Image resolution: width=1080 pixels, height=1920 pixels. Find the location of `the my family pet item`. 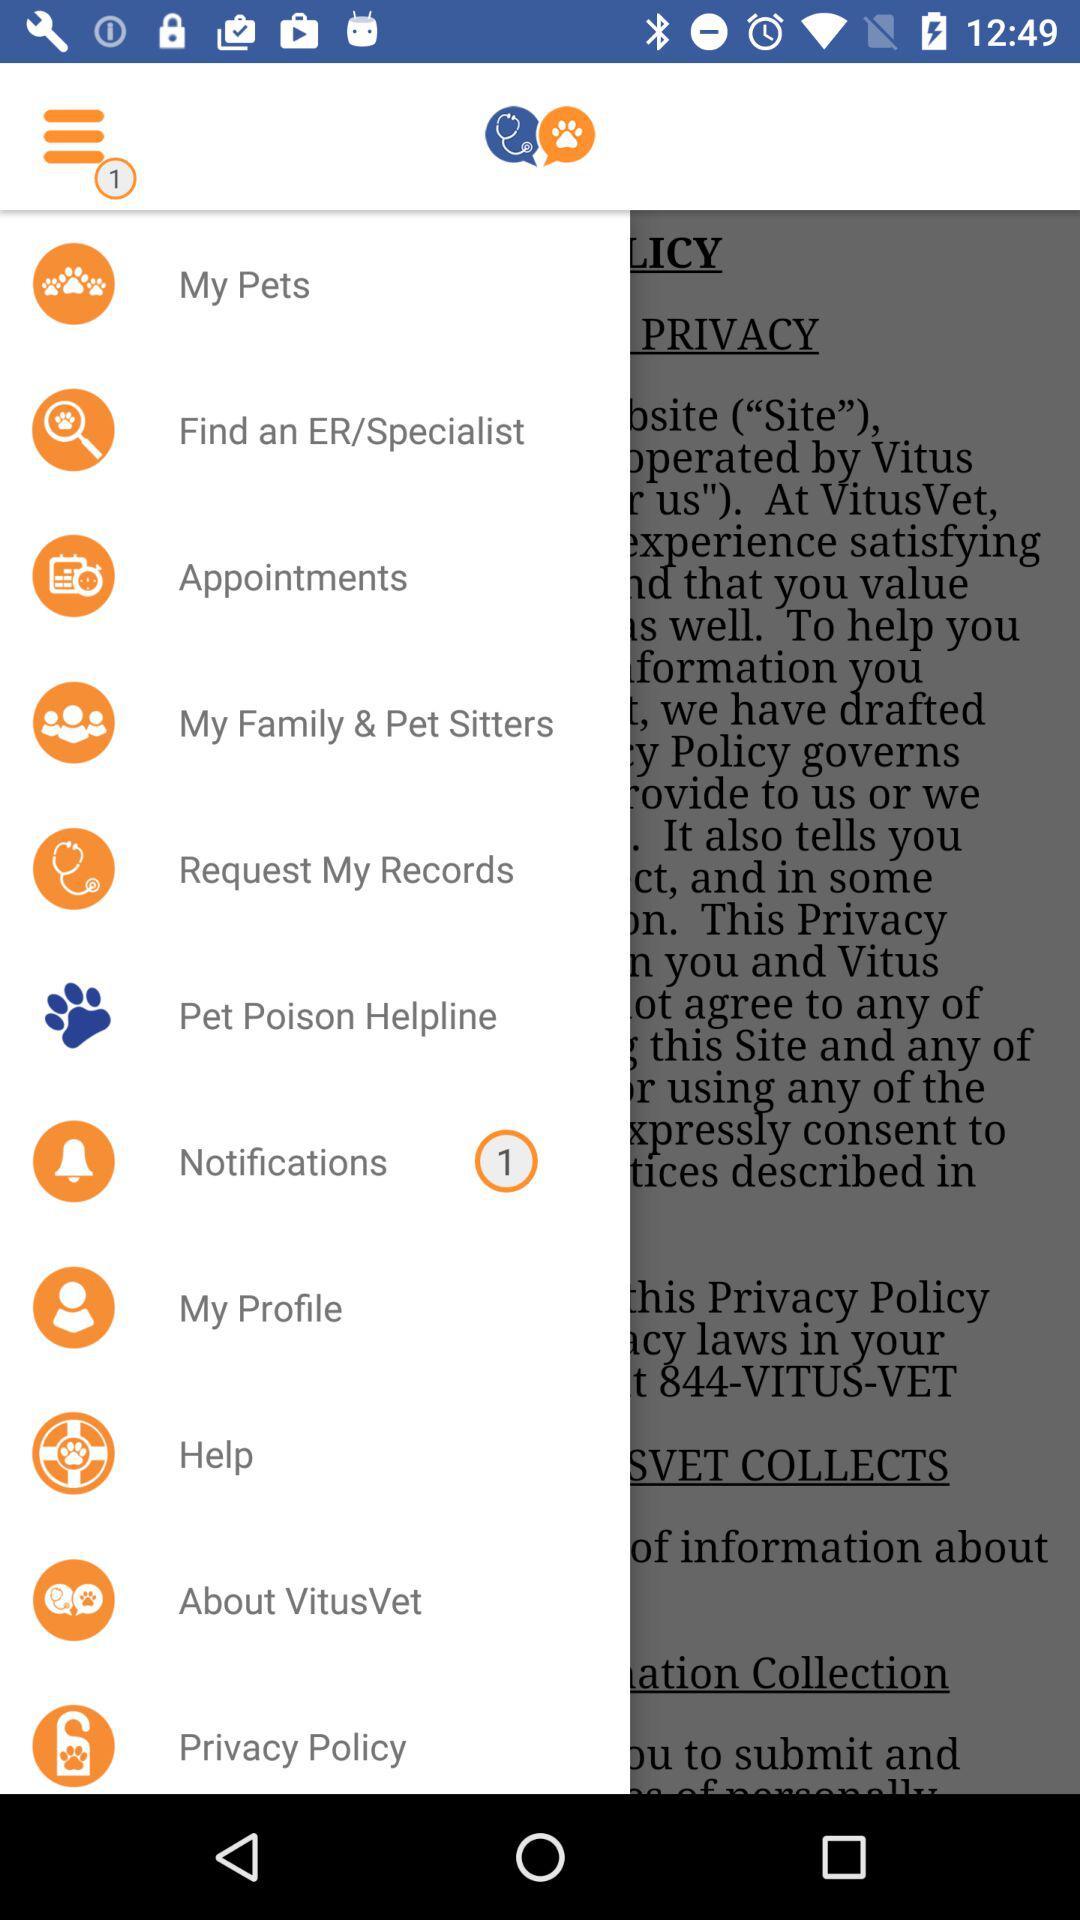

the my family pet item is located at coordinates (378, 721).